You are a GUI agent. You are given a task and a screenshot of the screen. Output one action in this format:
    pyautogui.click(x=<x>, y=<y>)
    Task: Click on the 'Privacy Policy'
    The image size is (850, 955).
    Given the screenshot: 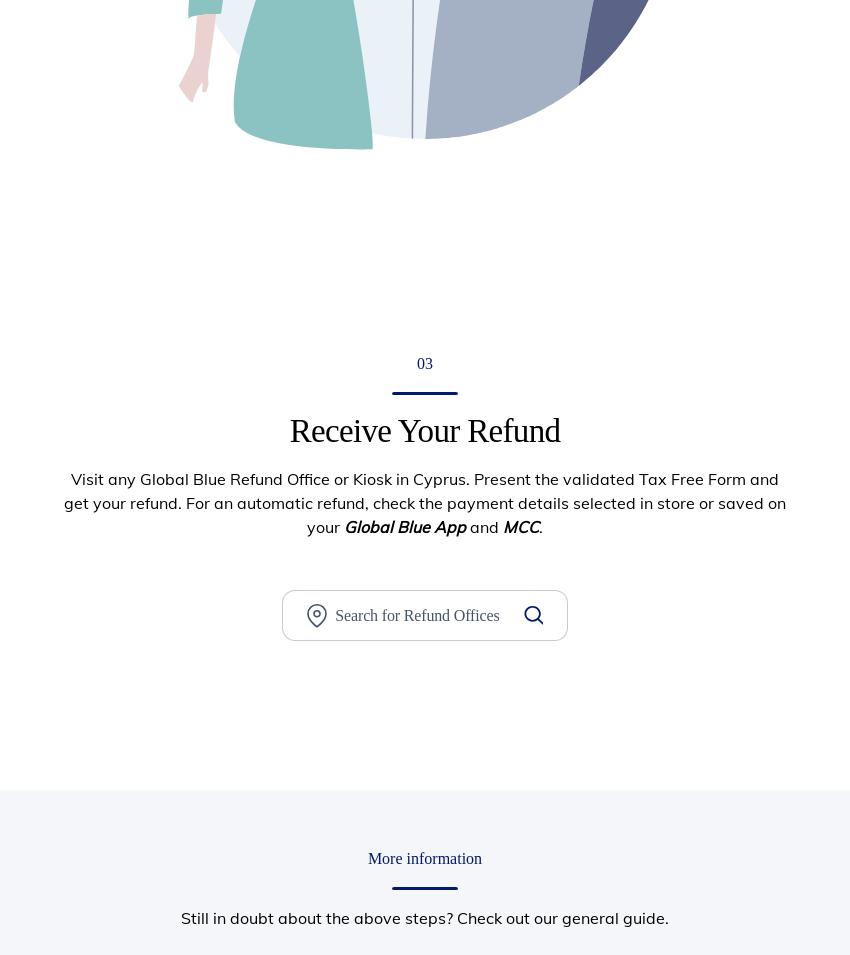 What is the action you would take?
    pyautogui.click(x=643, y=632)
    